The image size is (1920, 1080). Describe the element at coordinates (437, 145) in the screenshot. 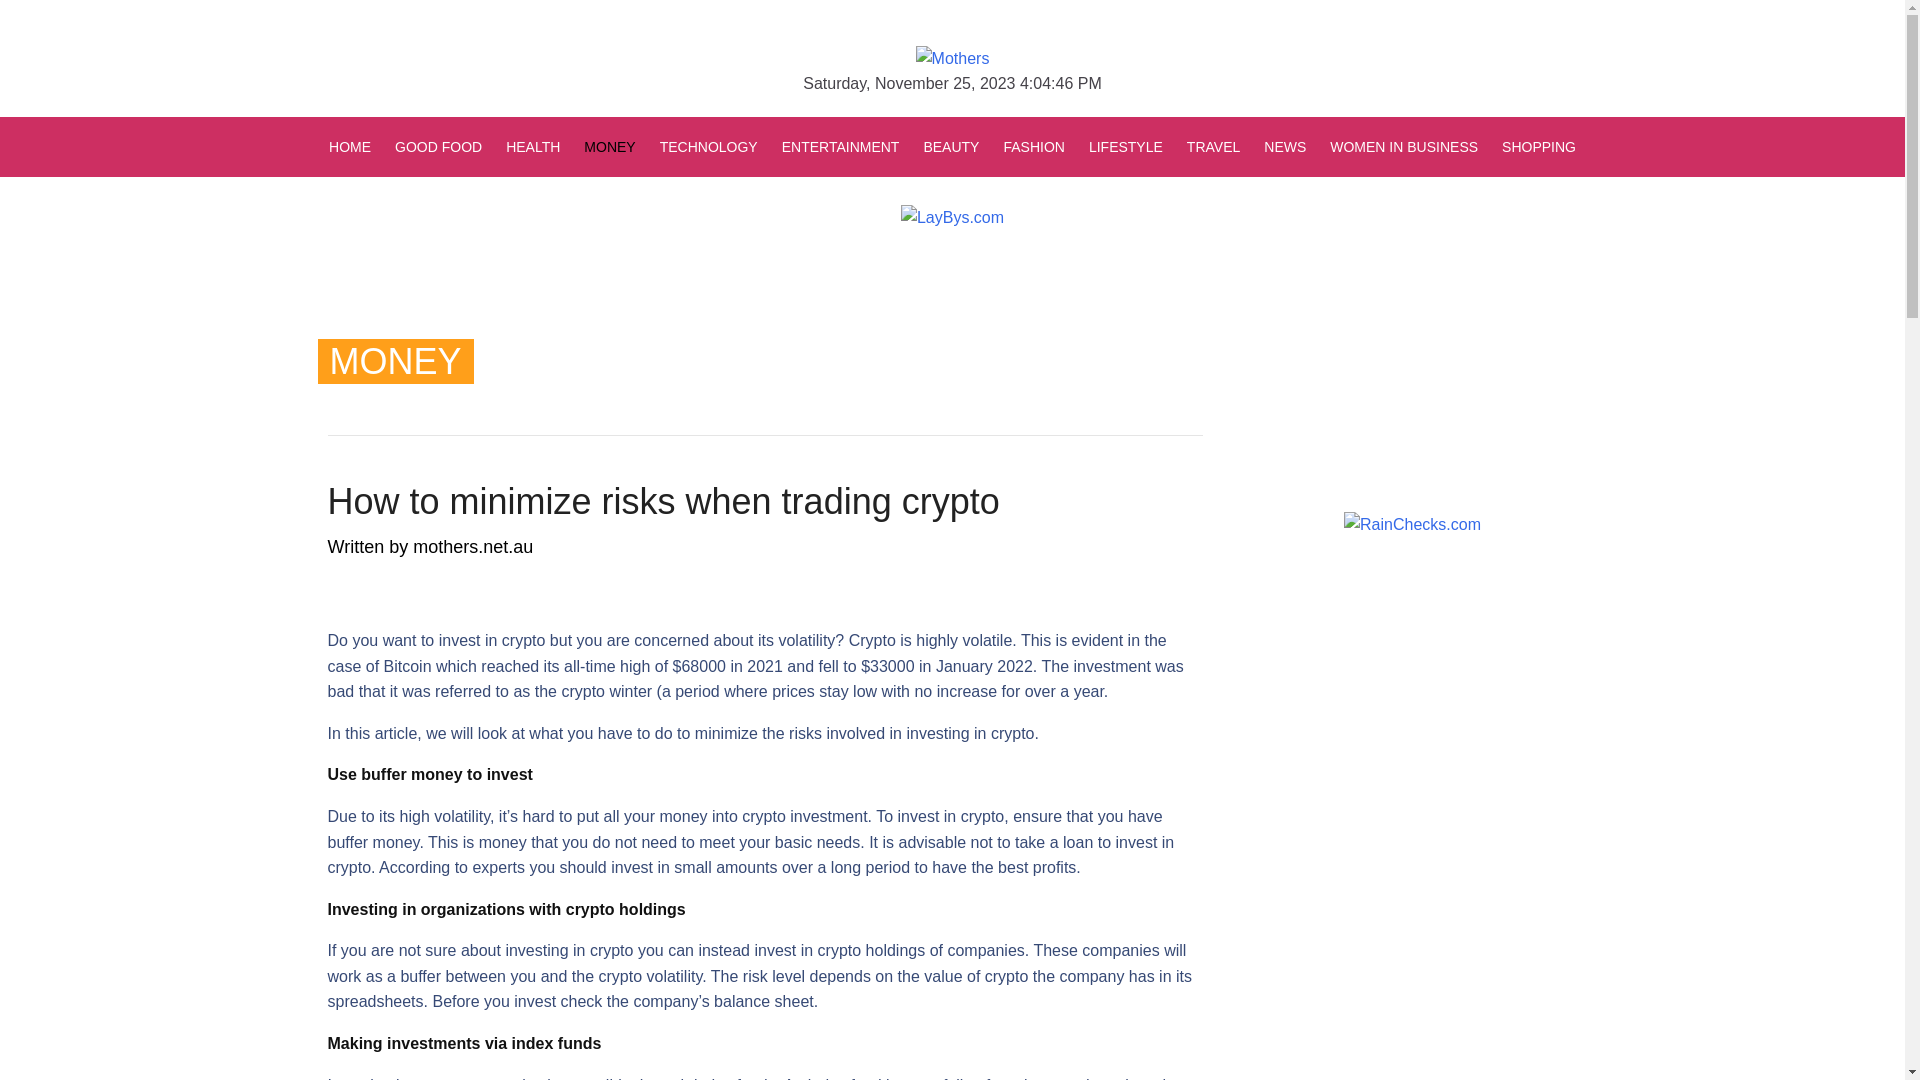

I see `'GOOD FOOD'` at that location.